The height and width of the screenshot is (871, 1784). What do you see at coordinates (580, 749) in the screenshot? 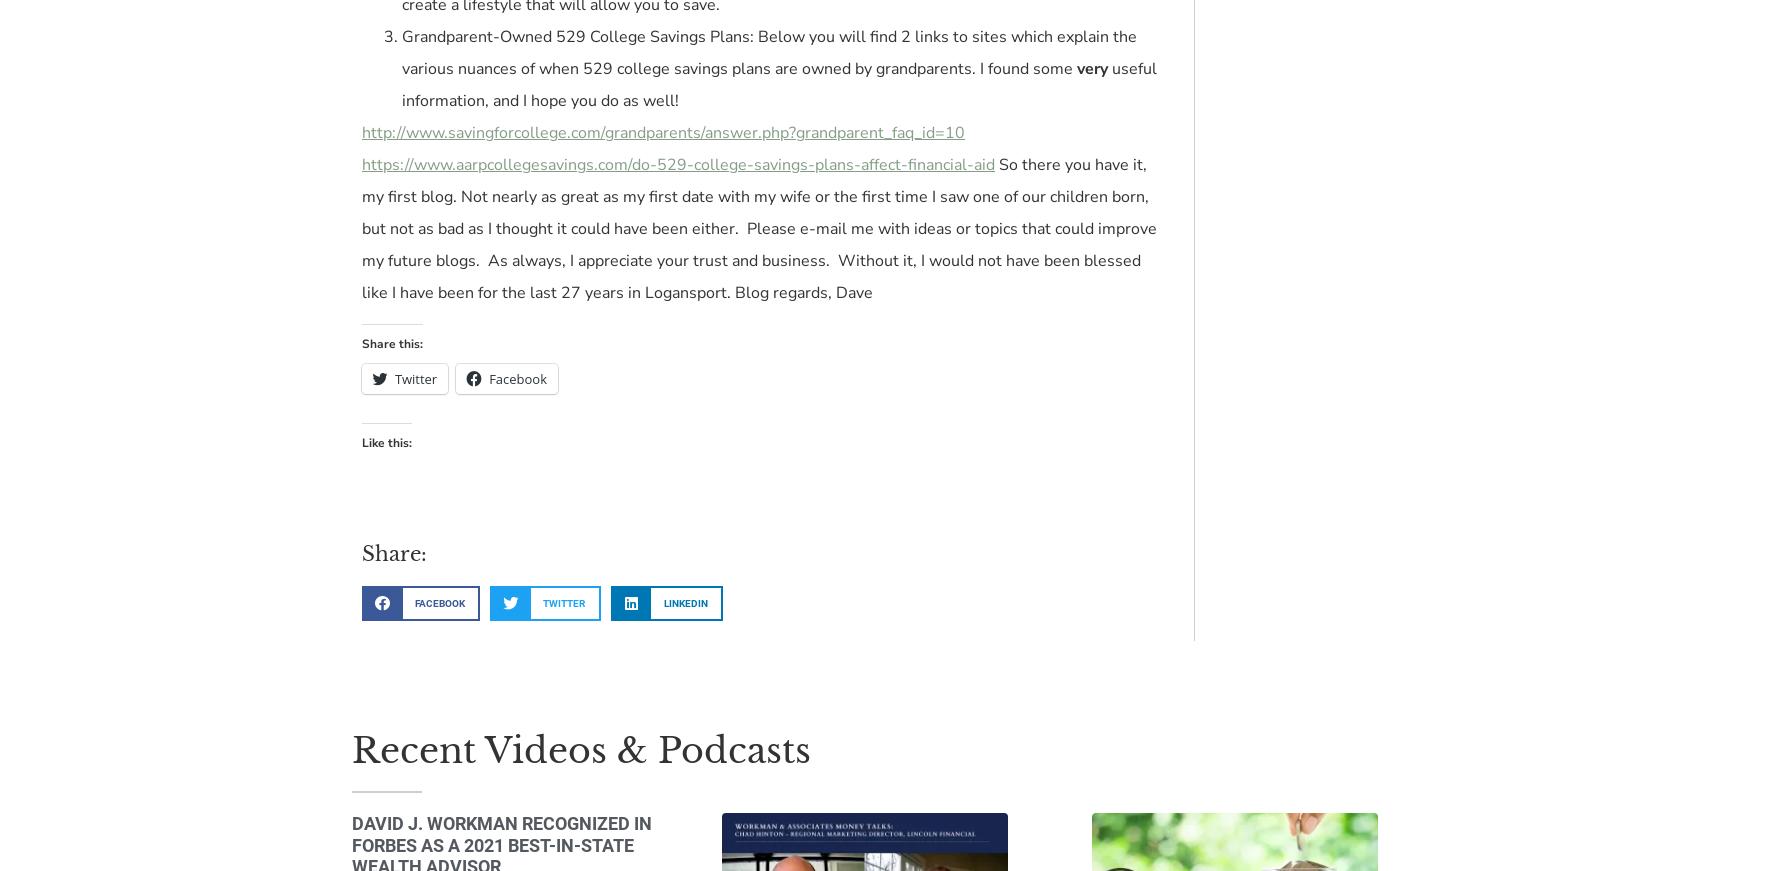
I see `'Recent Videos & Podcasts'` at bounding box center [580, 749].